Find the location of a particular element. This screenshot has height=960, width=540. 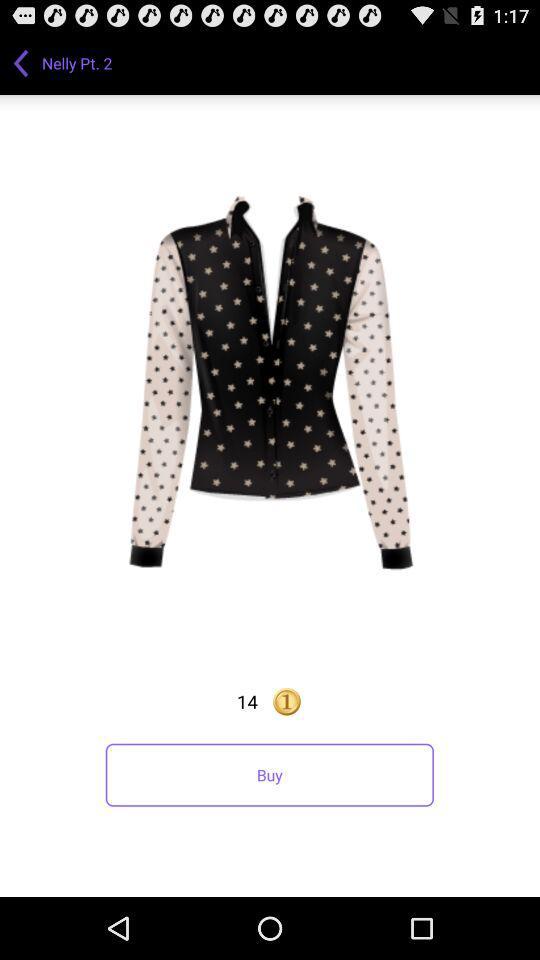

nelly pt. 2  app is located at coordinates (78, 62).